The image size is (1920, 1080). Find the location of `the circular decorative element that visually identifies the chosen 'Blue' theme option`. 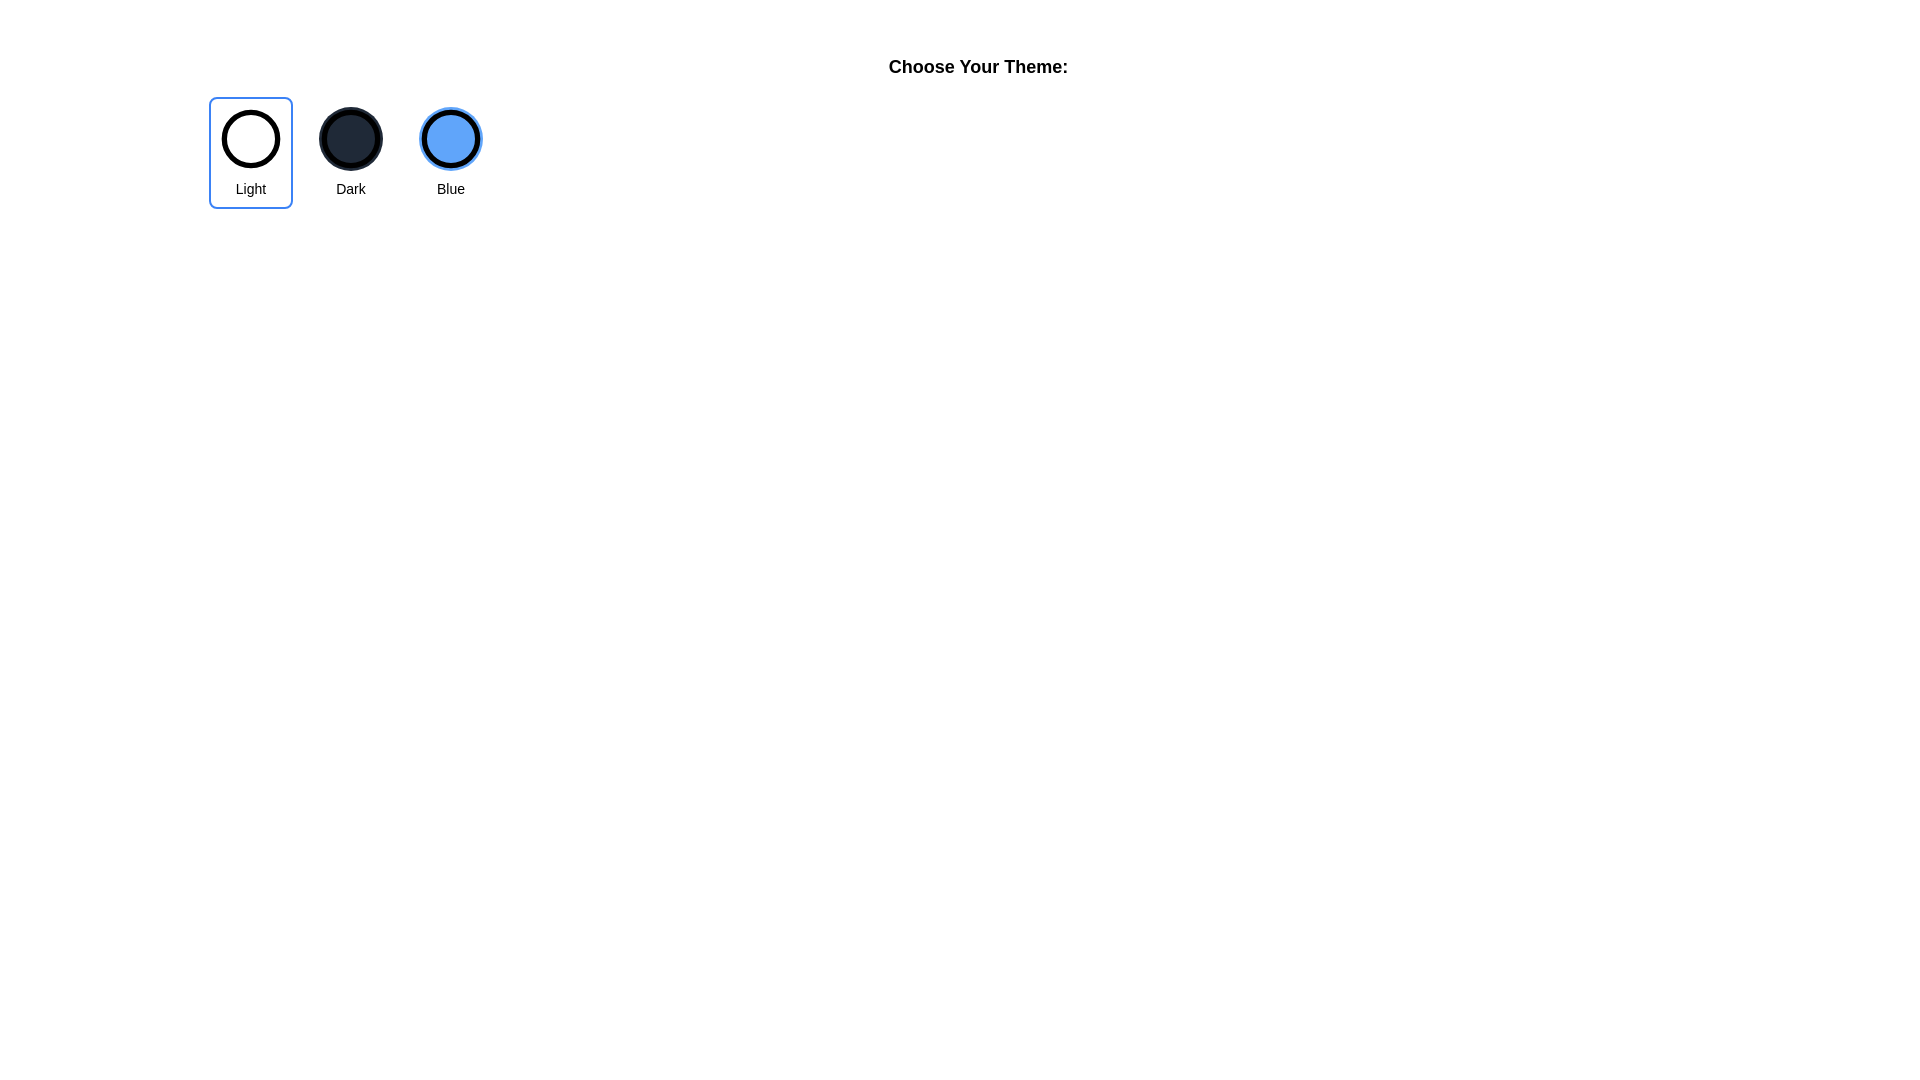

the circular decorative element that visually identifies the chosen 'Blue' theme option is located at coordinates (450, 137).